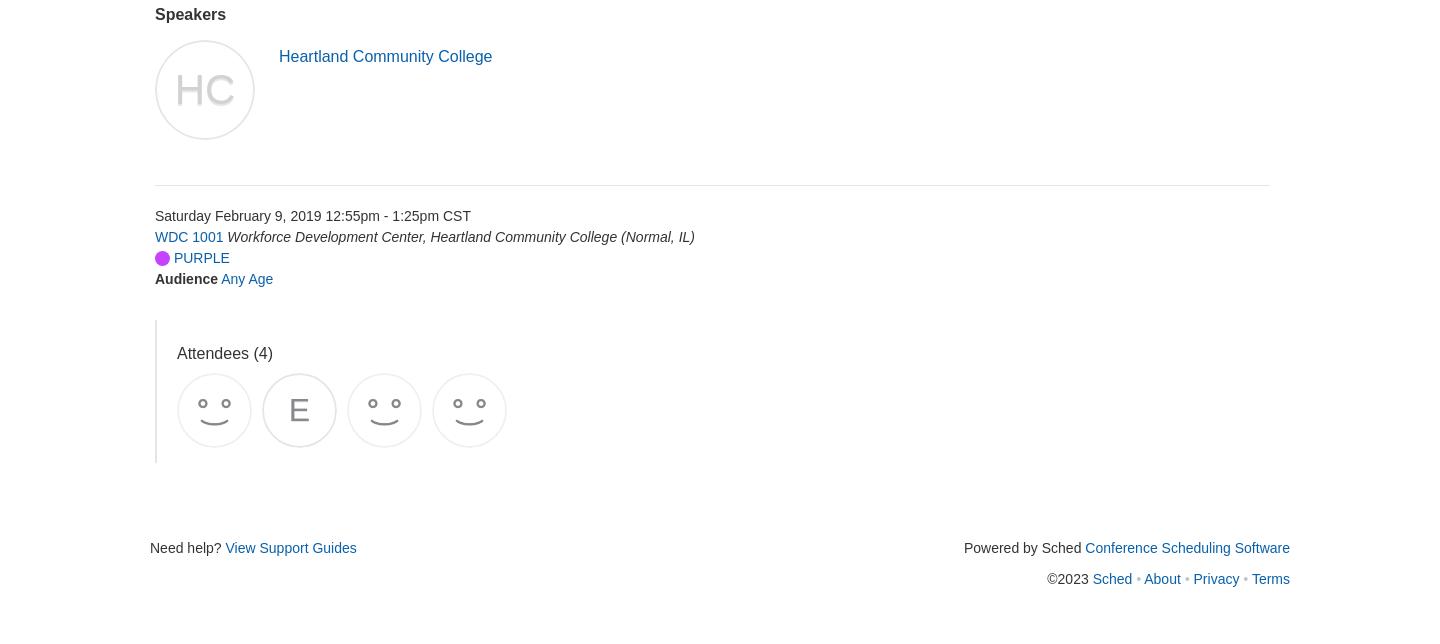 The width and height of the screenshot is (1440, 644). I want to click on 'Terms', so click(1270, 577).